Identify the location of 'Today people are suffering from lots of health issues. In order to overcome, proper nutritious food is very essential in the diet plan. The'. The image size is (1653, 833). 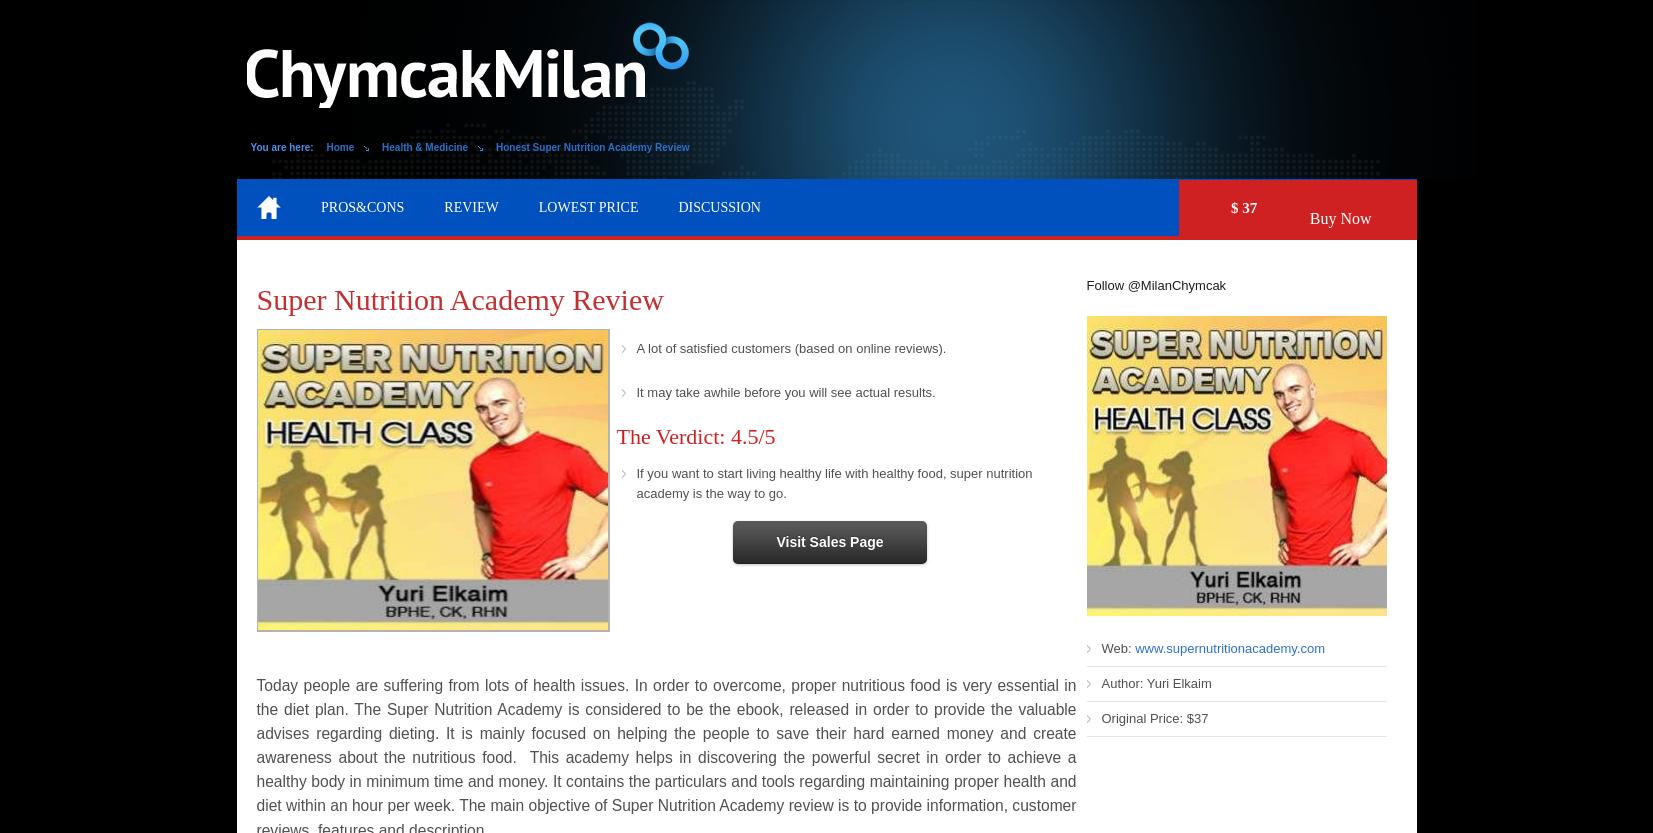
(664, 695).